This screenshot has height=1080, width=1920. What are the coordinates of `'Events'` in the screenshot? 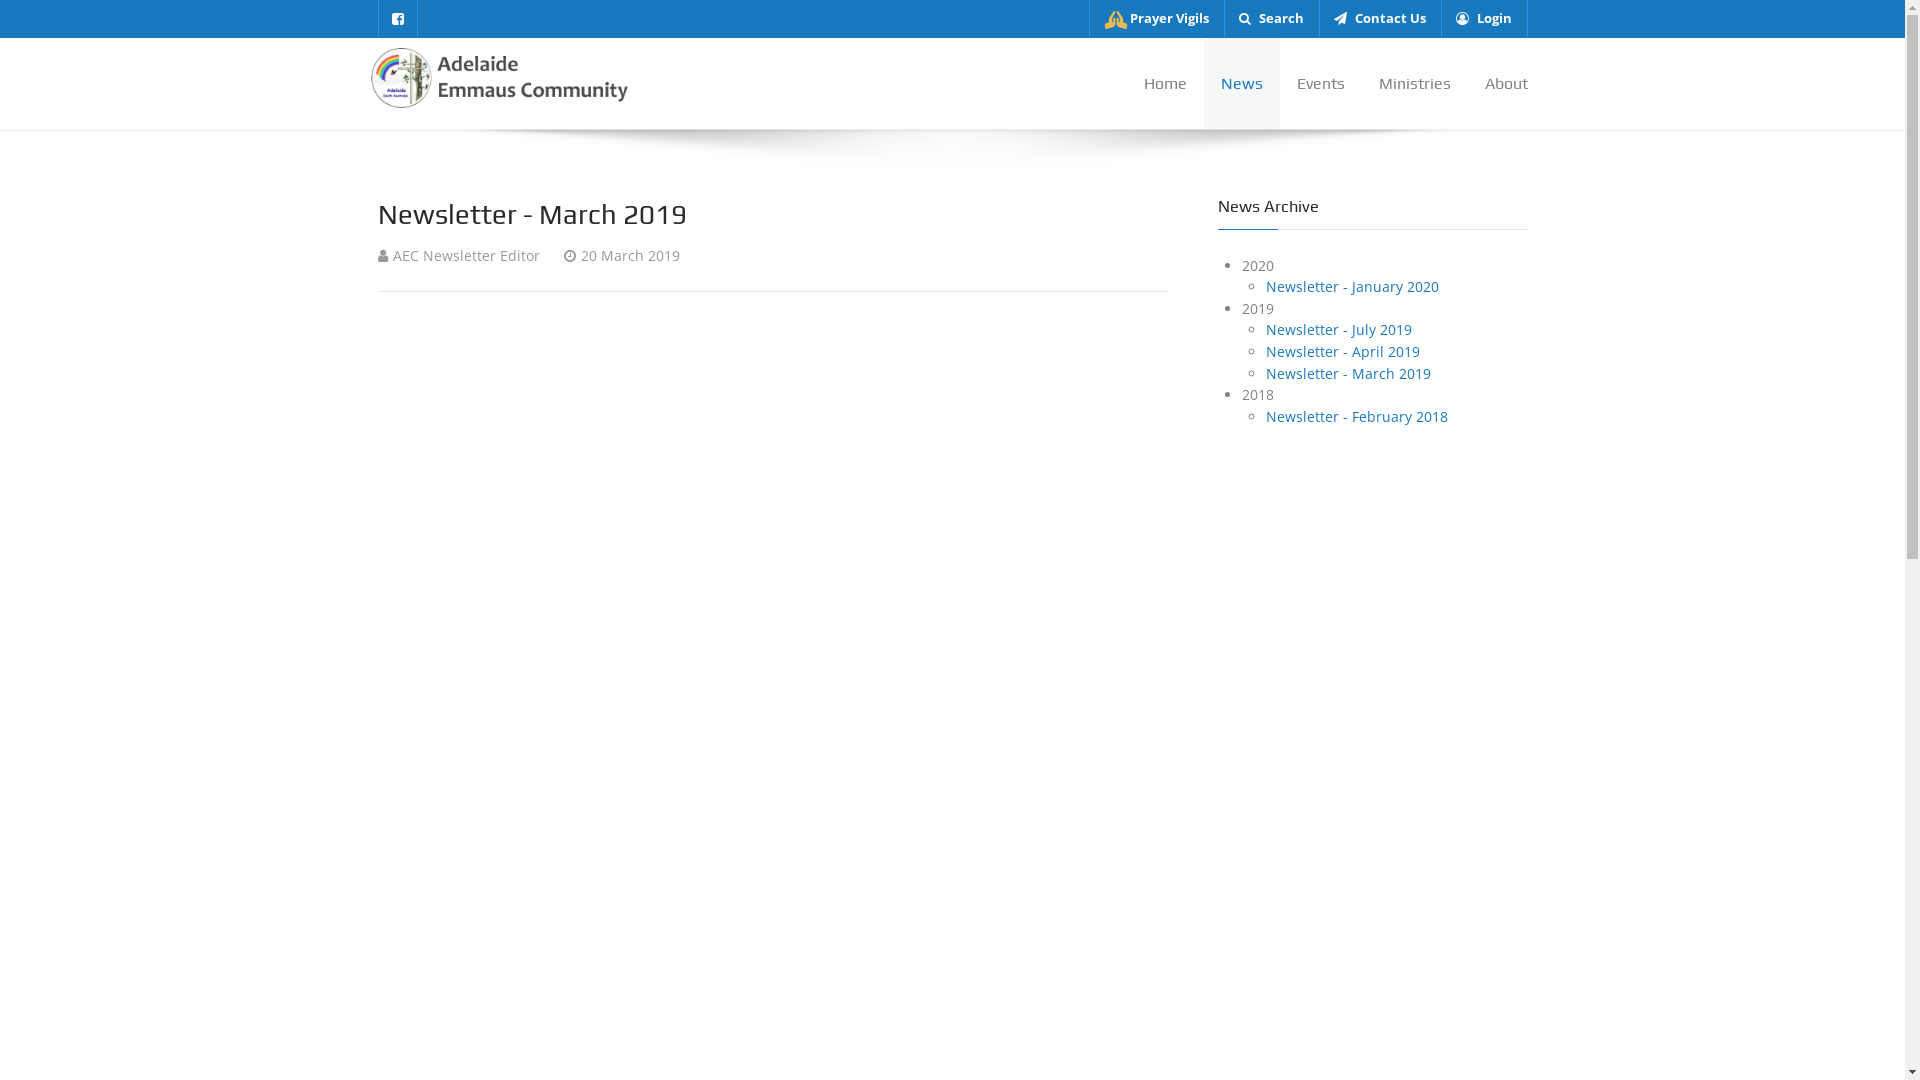 It's located at (1320, 82).